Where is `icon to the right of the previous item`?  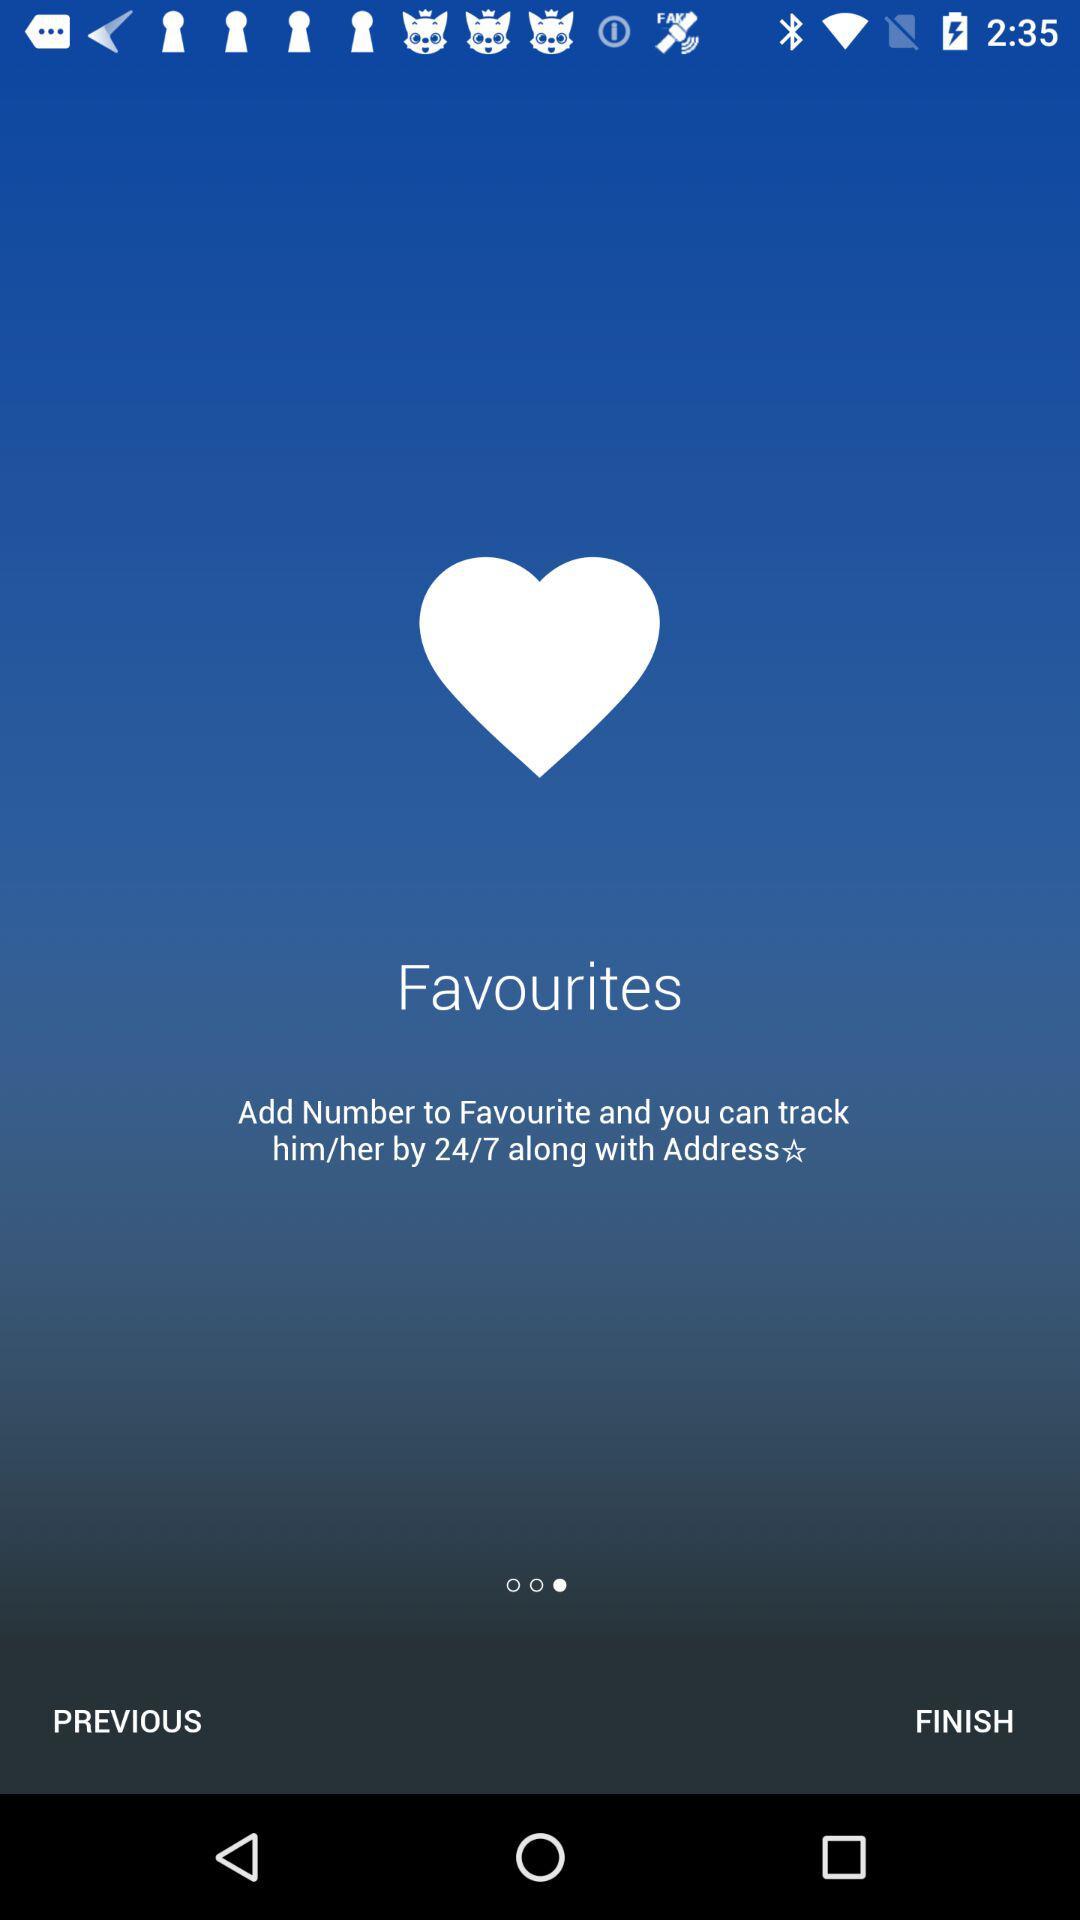
icon to the right of the previous item is located at coordinates (963, 1719).